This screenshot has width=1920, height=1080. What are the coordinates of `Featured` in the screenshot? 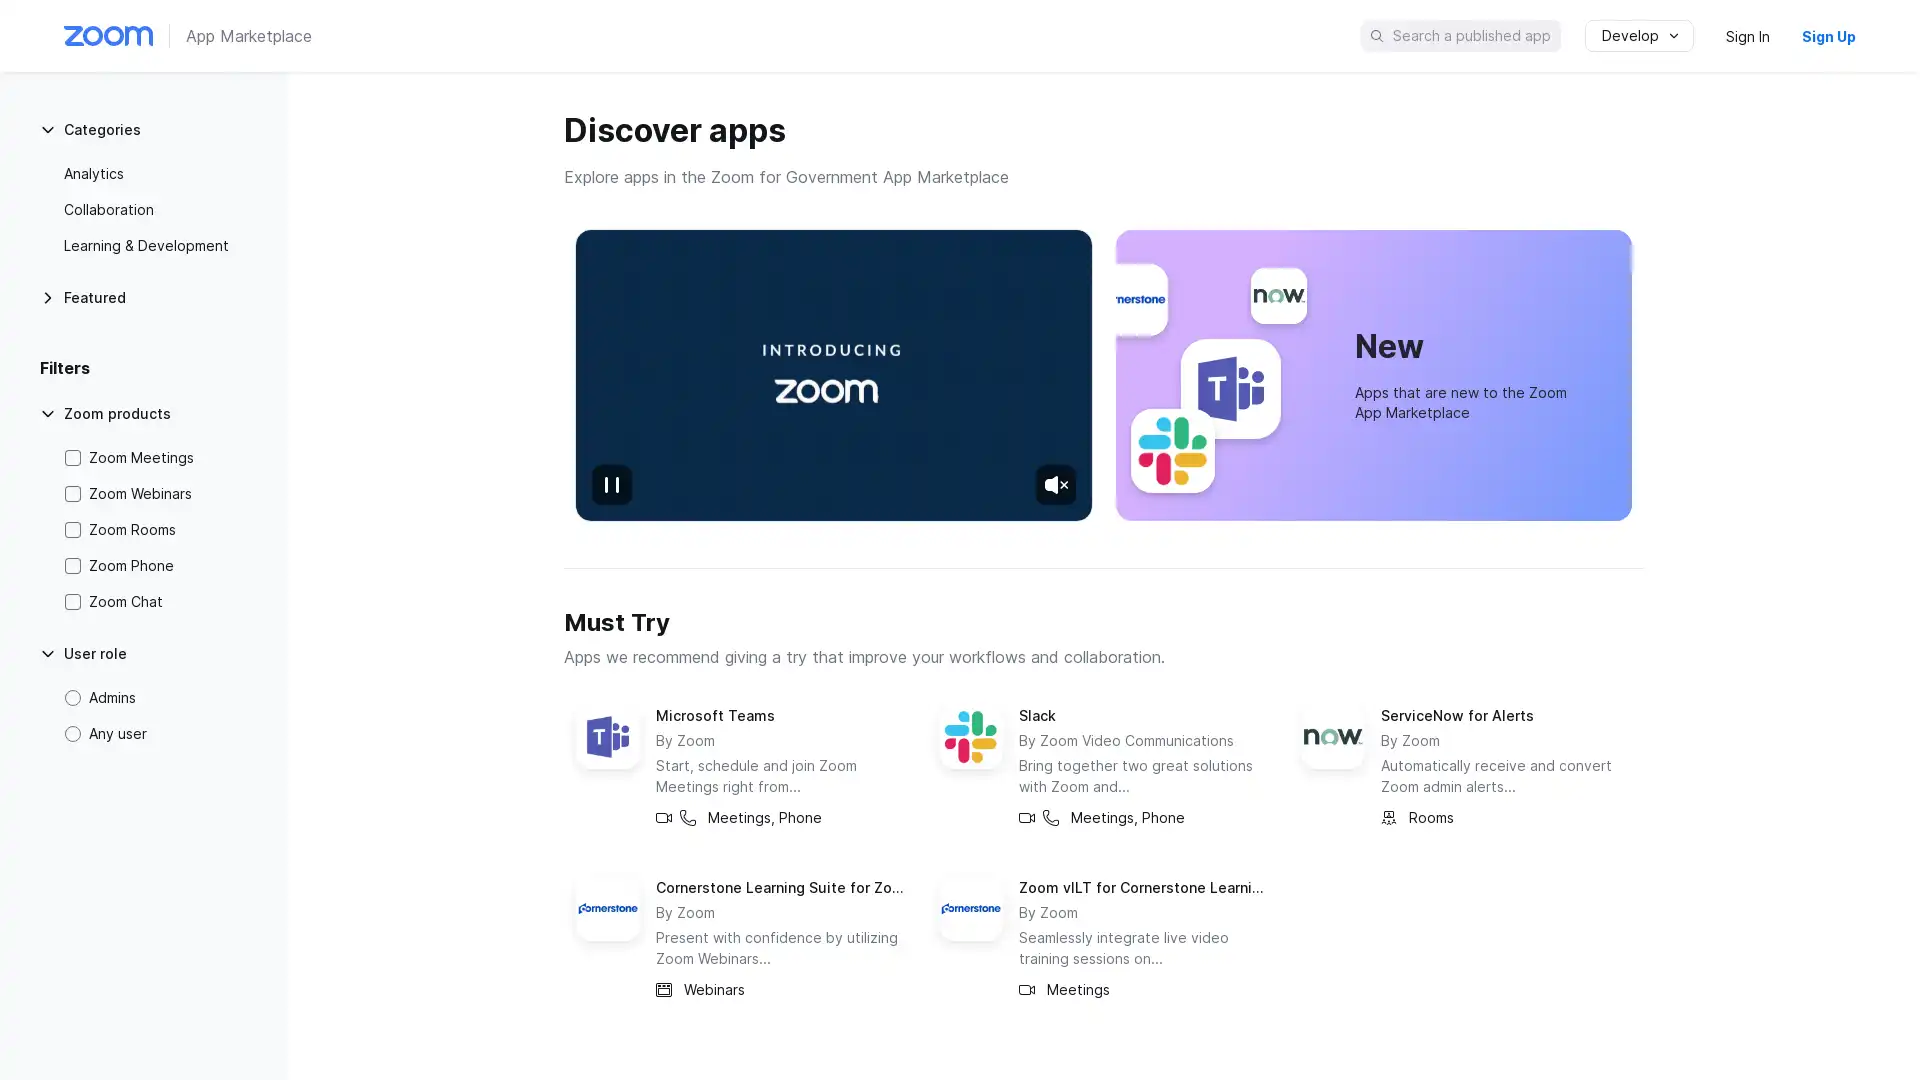 It's located at (143, 297).